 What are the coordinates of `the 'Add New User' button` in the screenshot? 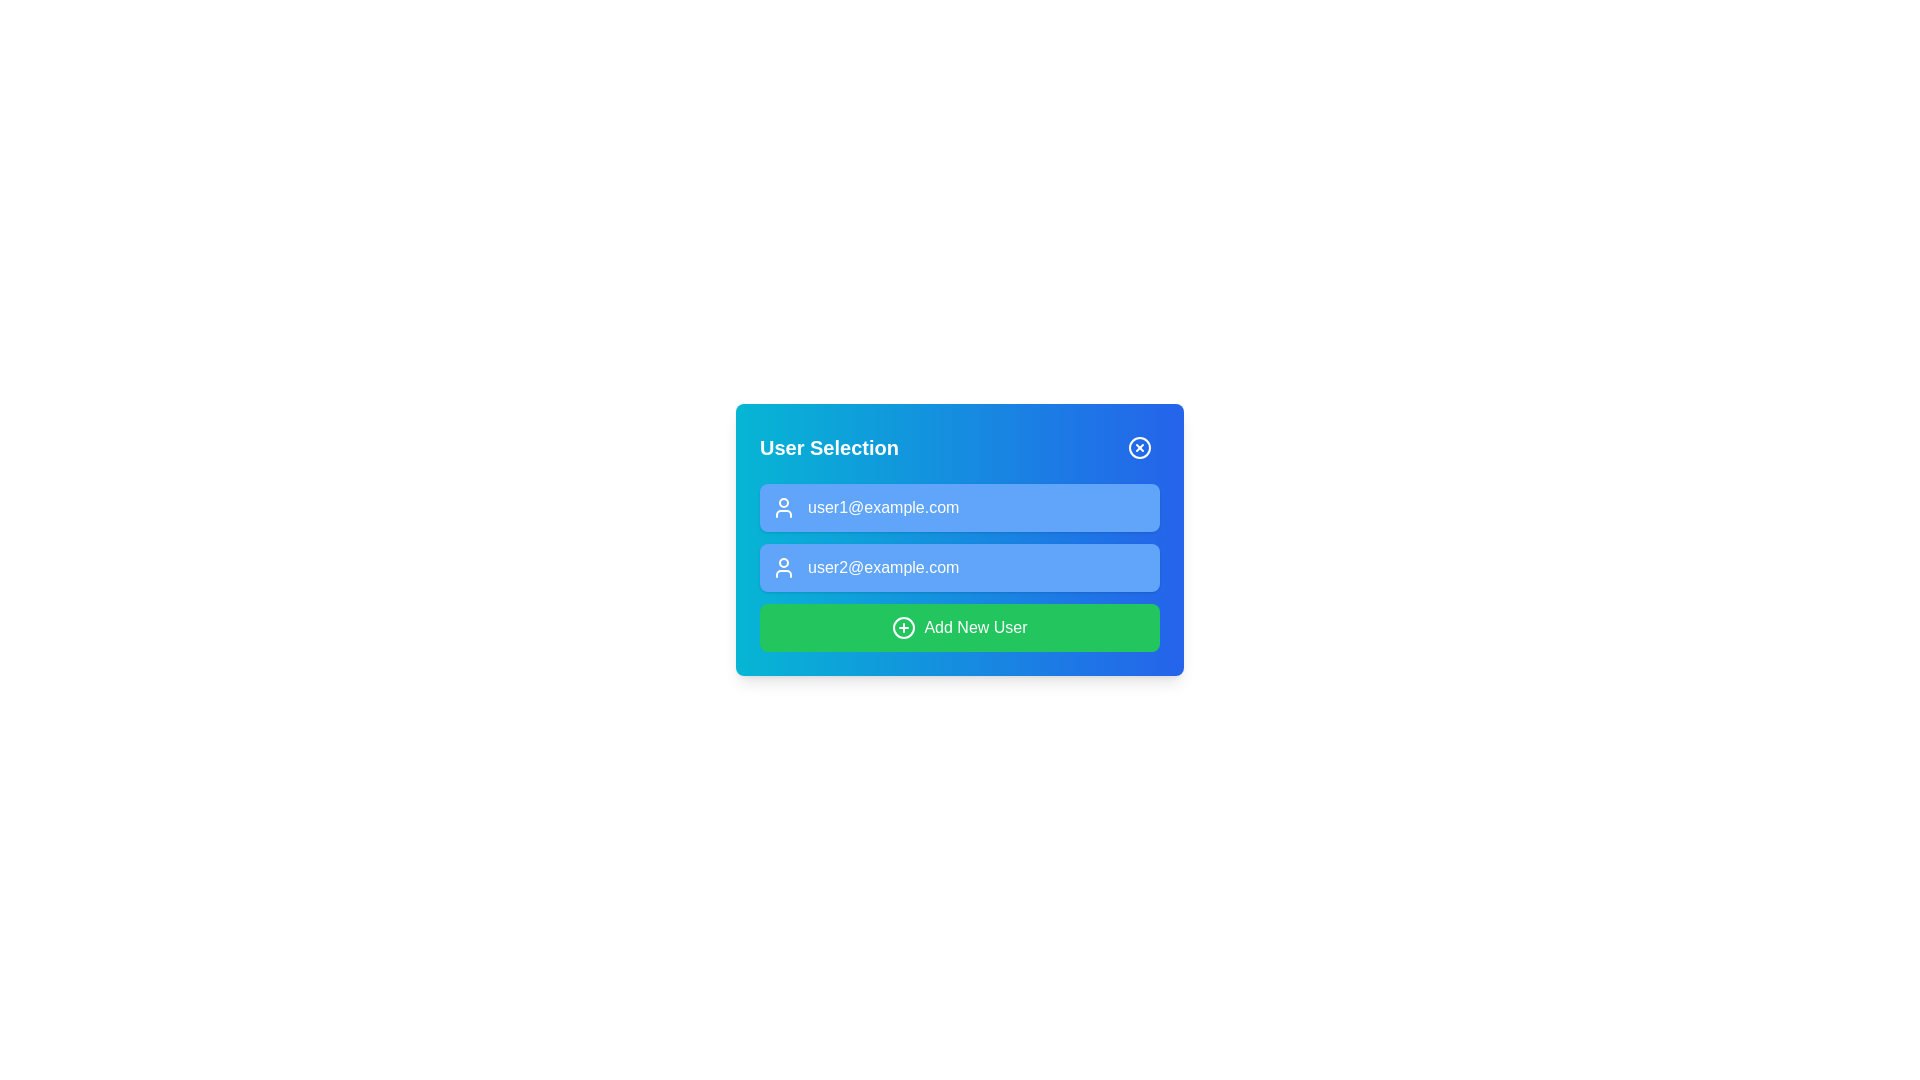 It's located at (960, 627).